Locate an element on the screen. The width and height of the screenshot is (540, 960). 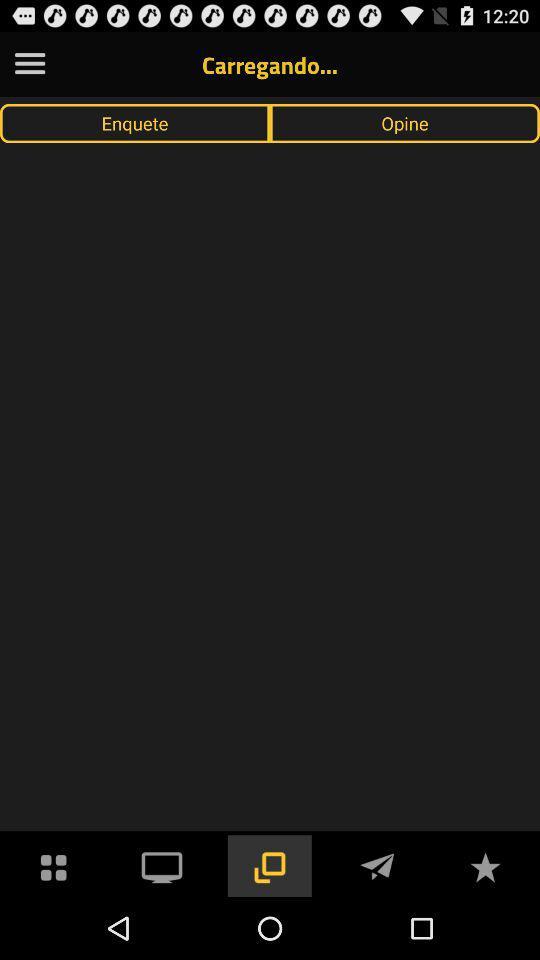
make screen larger is located at coordinates (269, 864).